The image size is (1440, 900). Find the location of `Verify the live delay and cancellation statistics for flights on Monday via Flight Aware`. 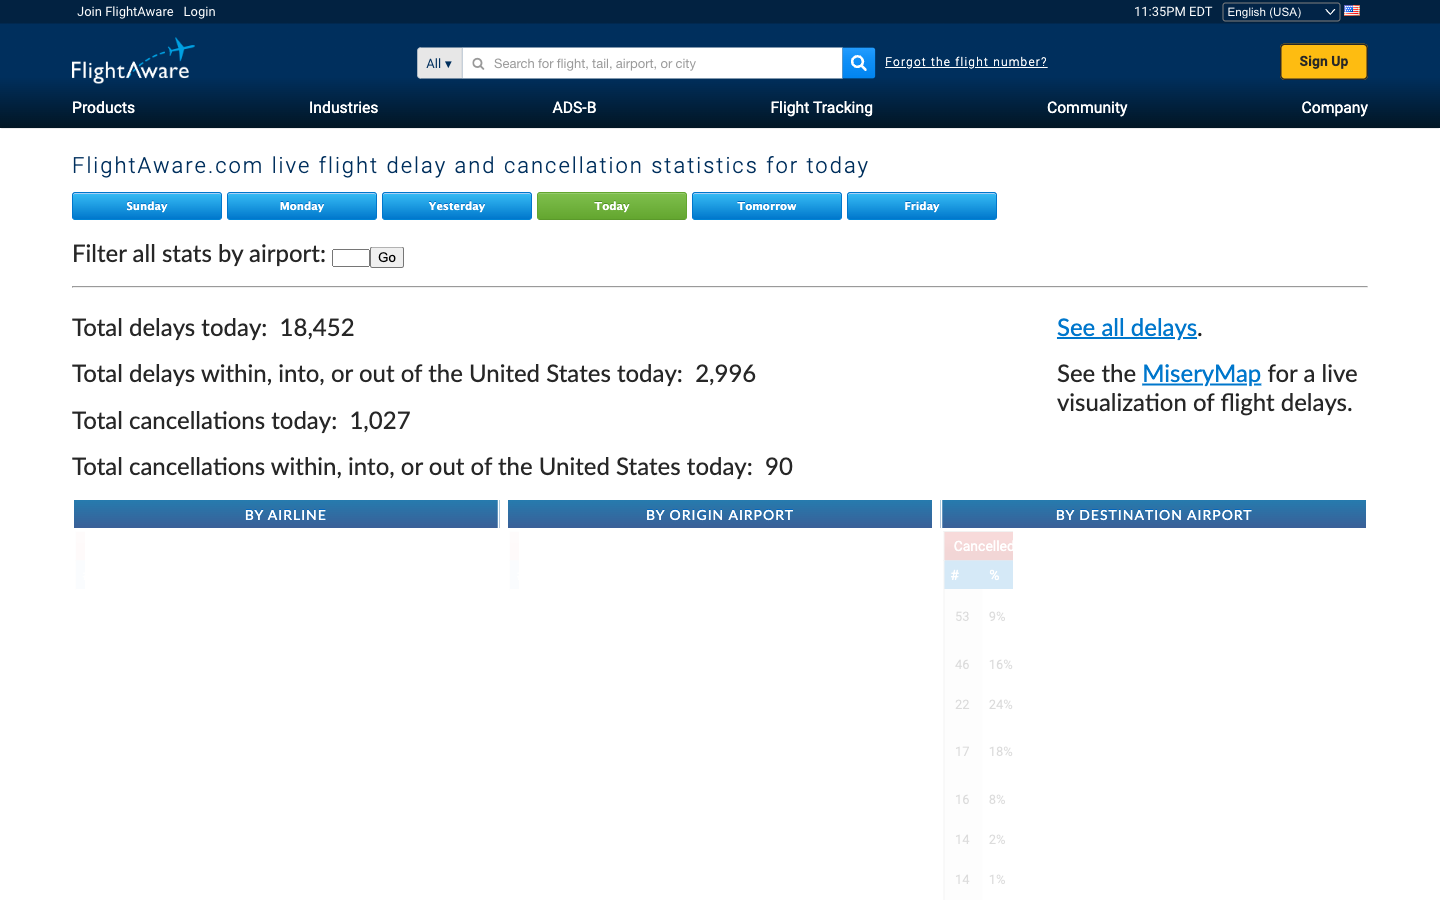

Verify the live delay and cancellation statistics for flights on Monday via Flight Aware is located at coordinates (304, 206).